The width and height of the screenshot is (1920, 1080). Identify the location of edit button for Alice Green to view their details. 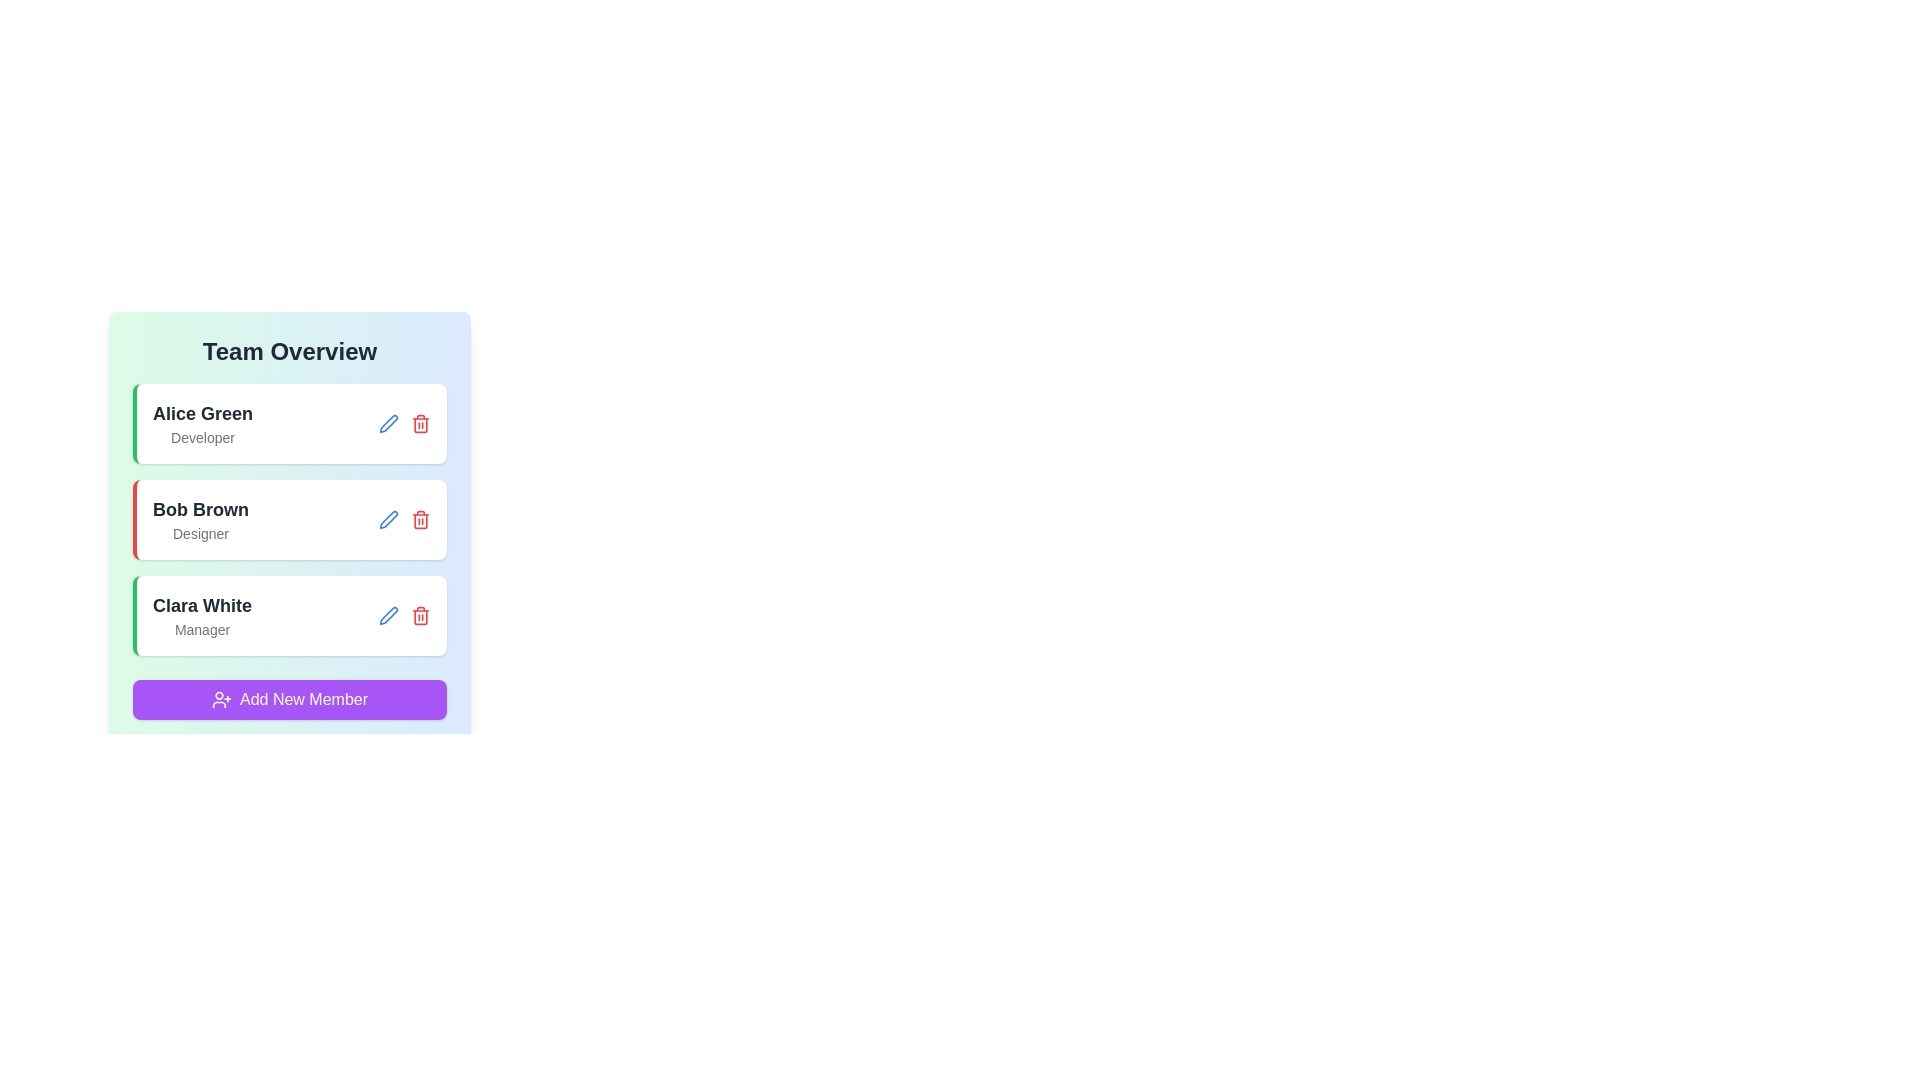
(388, 423).